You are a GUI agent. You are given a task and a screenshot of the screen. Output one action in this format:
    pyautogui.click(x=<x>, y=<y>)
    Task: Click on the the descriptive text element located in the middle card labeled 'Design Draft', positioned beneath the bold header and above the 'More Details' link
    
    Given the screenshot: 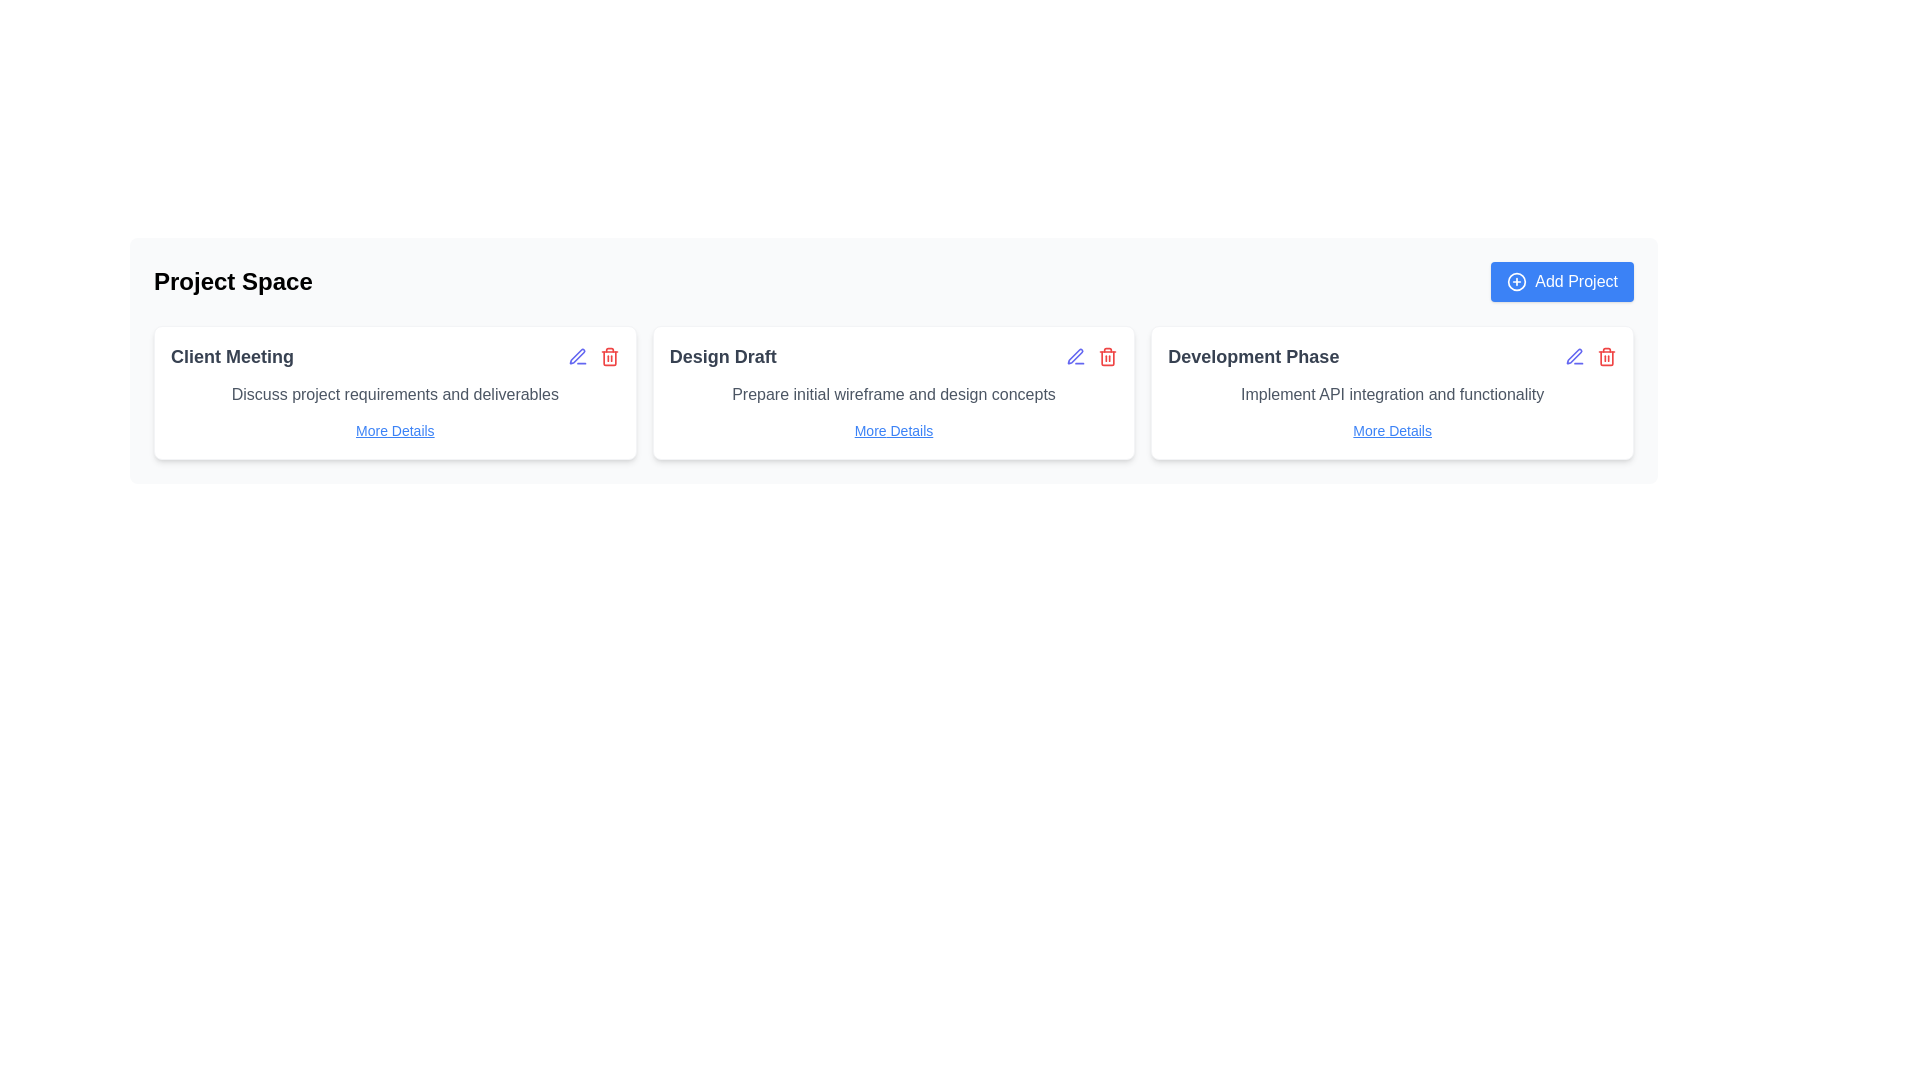 What is the action you would take?
    pyautogui.click(x=892, y=394)
    